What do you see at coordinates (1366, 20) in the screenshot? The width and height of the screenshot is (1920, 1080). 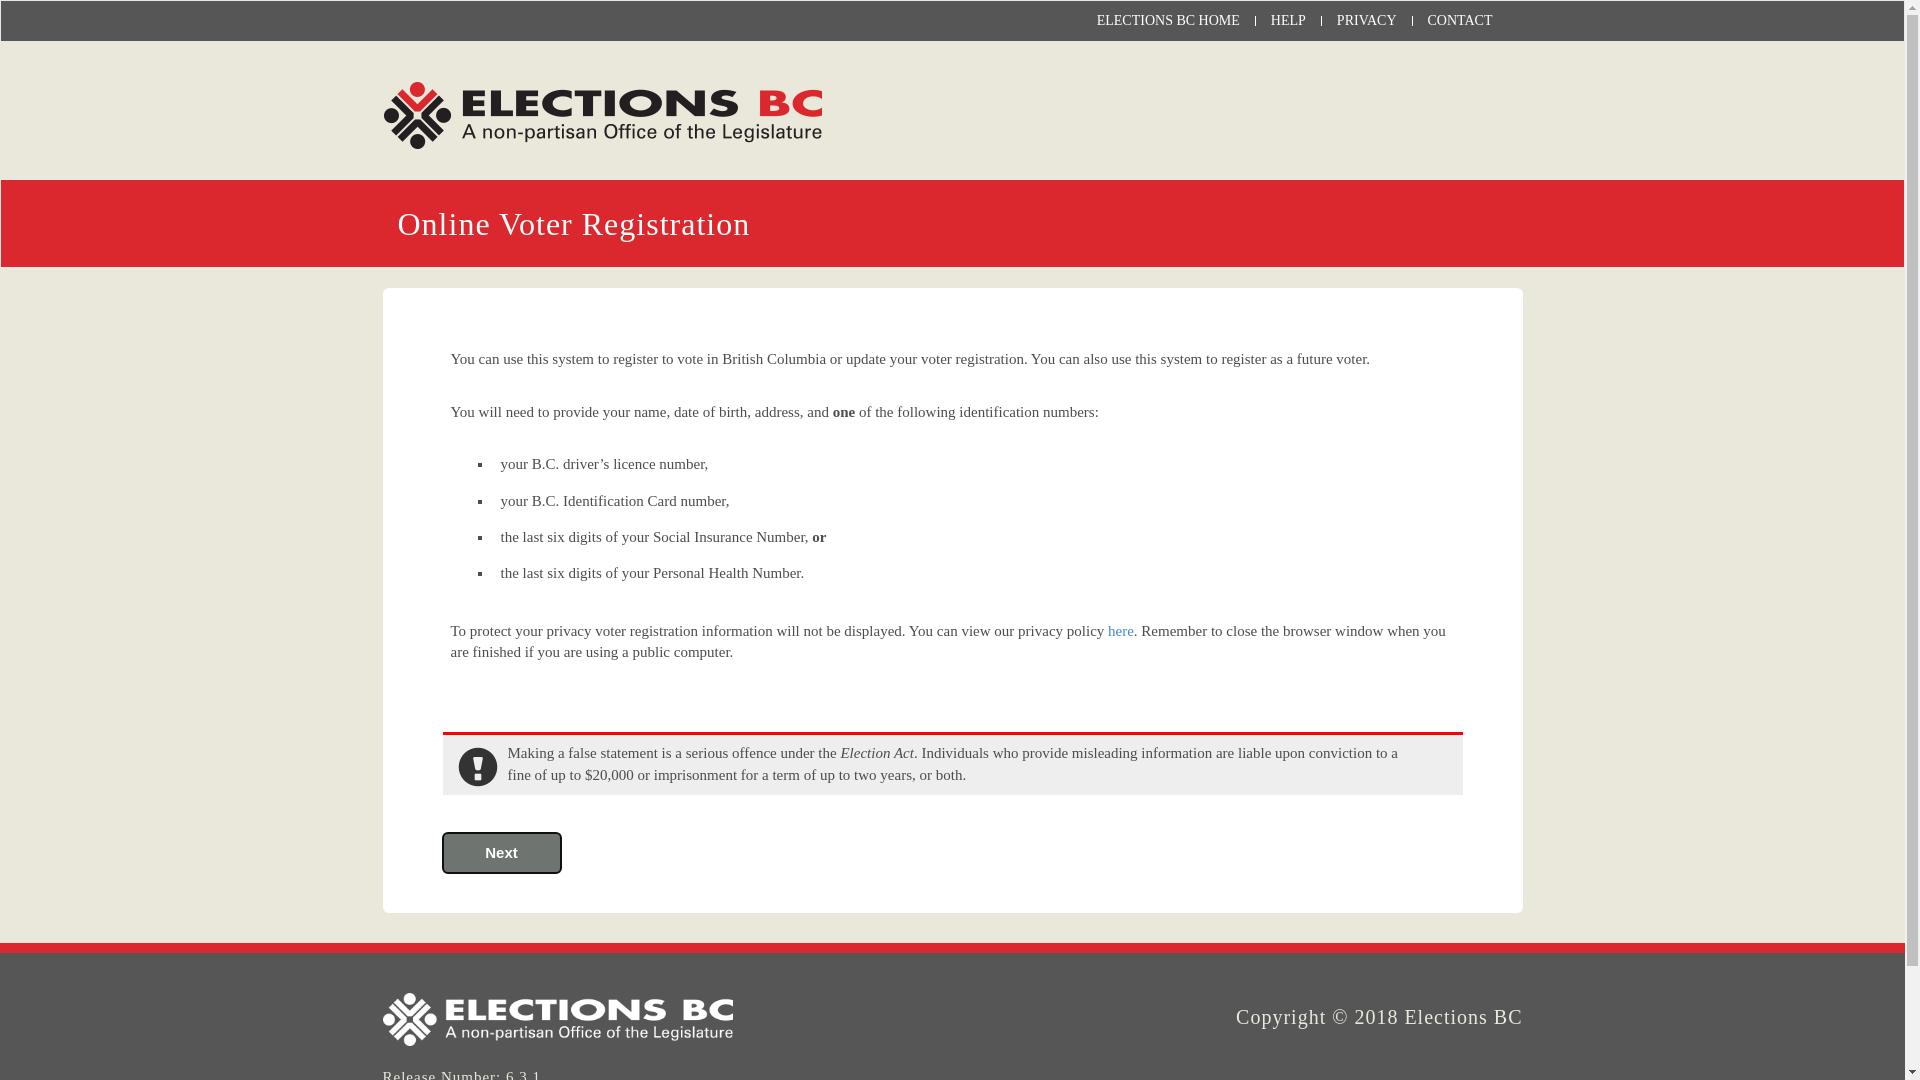 I see `'PRIVACY'` at bounding box center [1366, 20].